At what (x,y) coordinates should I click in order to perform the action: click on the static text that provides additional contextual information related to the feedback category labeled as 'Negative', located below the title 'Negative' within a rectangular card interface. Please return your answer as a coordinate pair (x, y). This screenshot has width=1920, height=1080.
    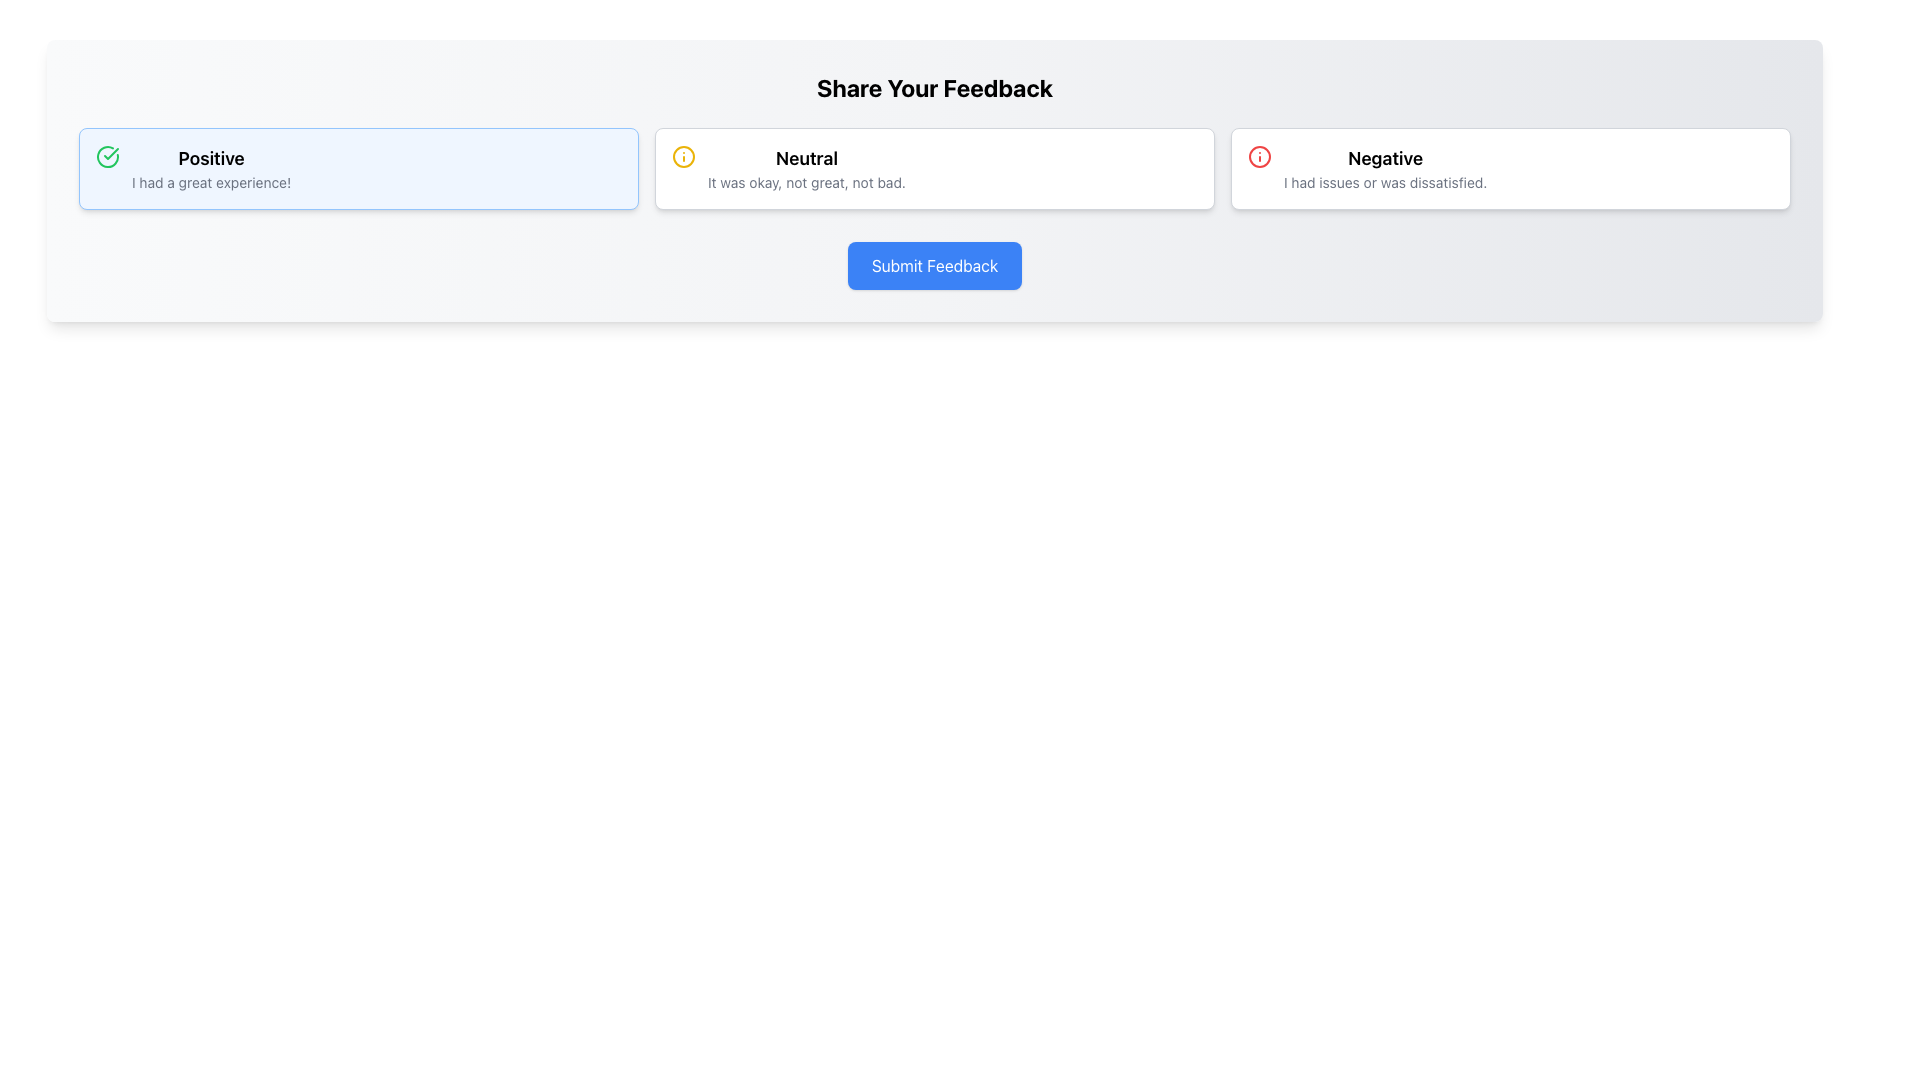
    Looking at the image, I should click on (1384, 182).